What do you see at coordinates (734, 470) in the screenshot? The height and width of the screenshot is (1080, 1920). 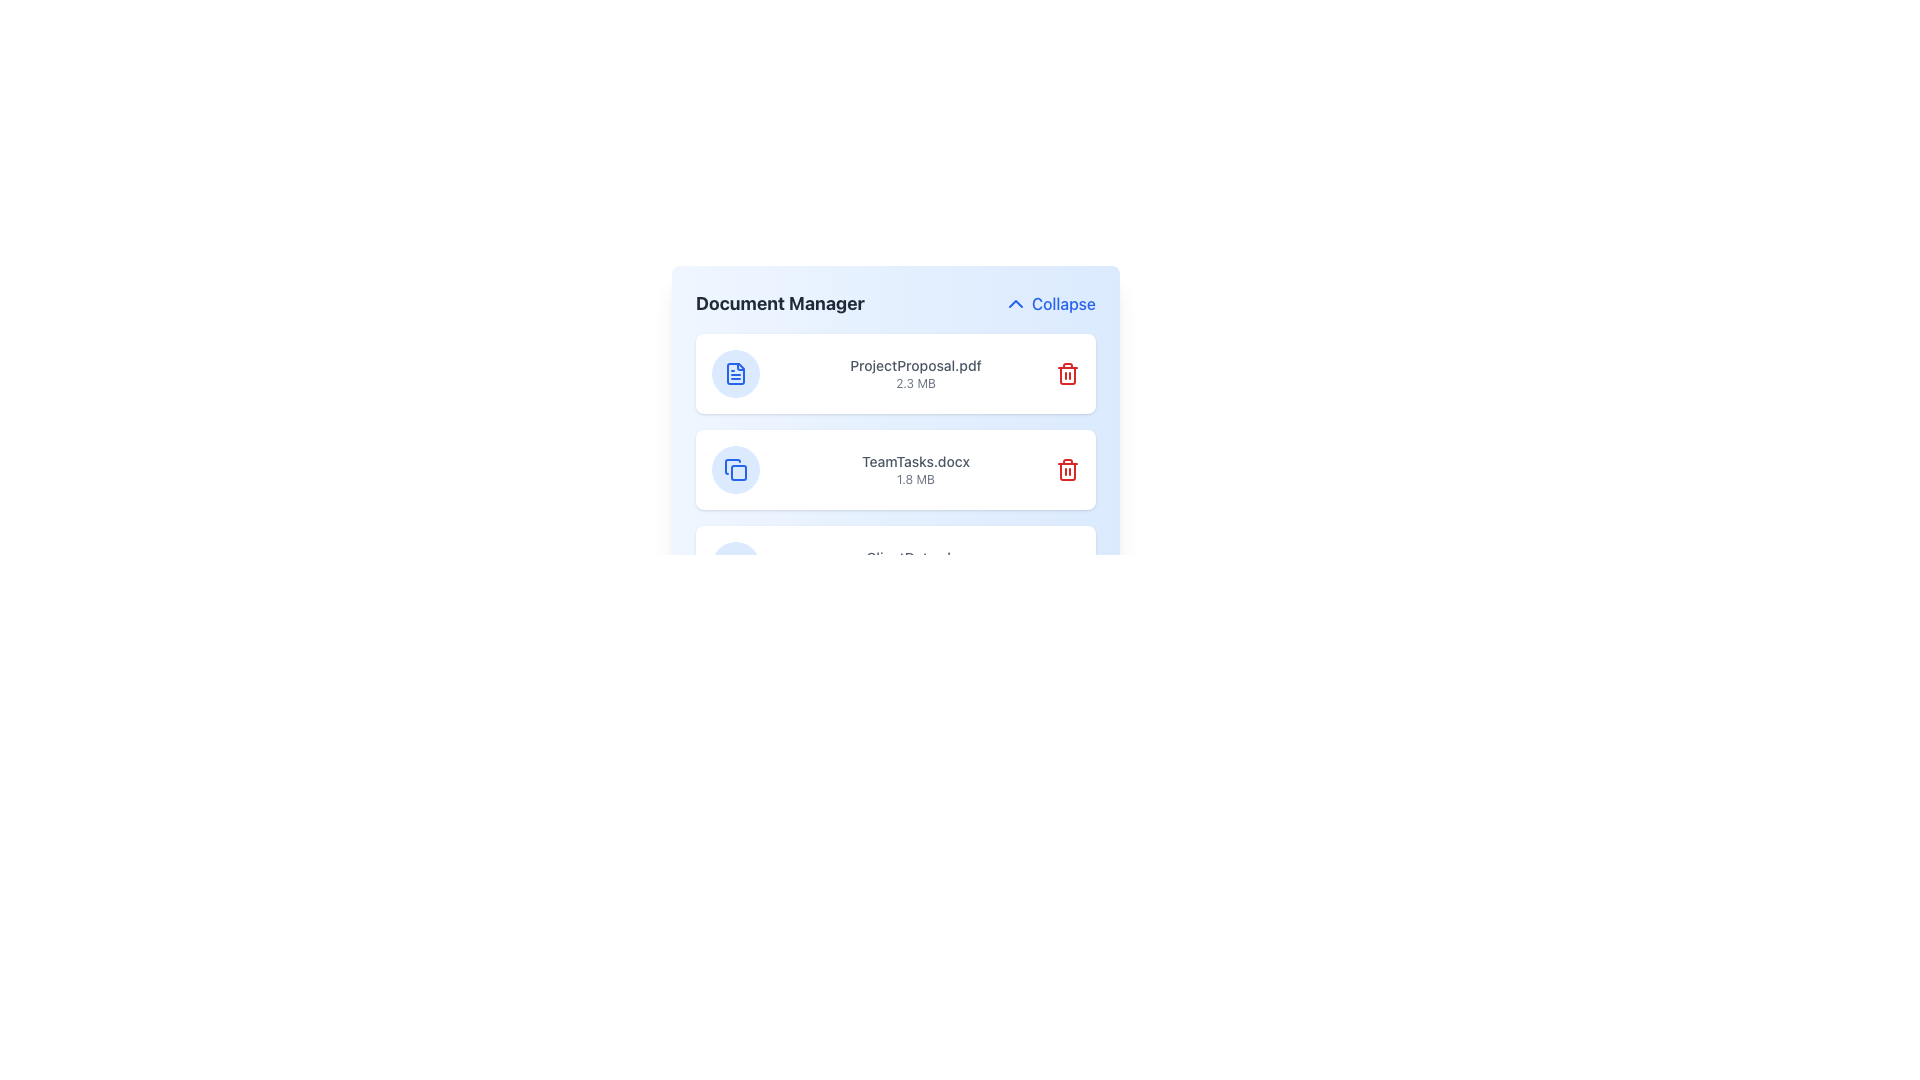 I see `the Icon Button for the copy functionality located in the second row of the document manager interface, positioned to the left of 'TeamTasks.docx 1.8 MB'` at bounding box center [734, 470].